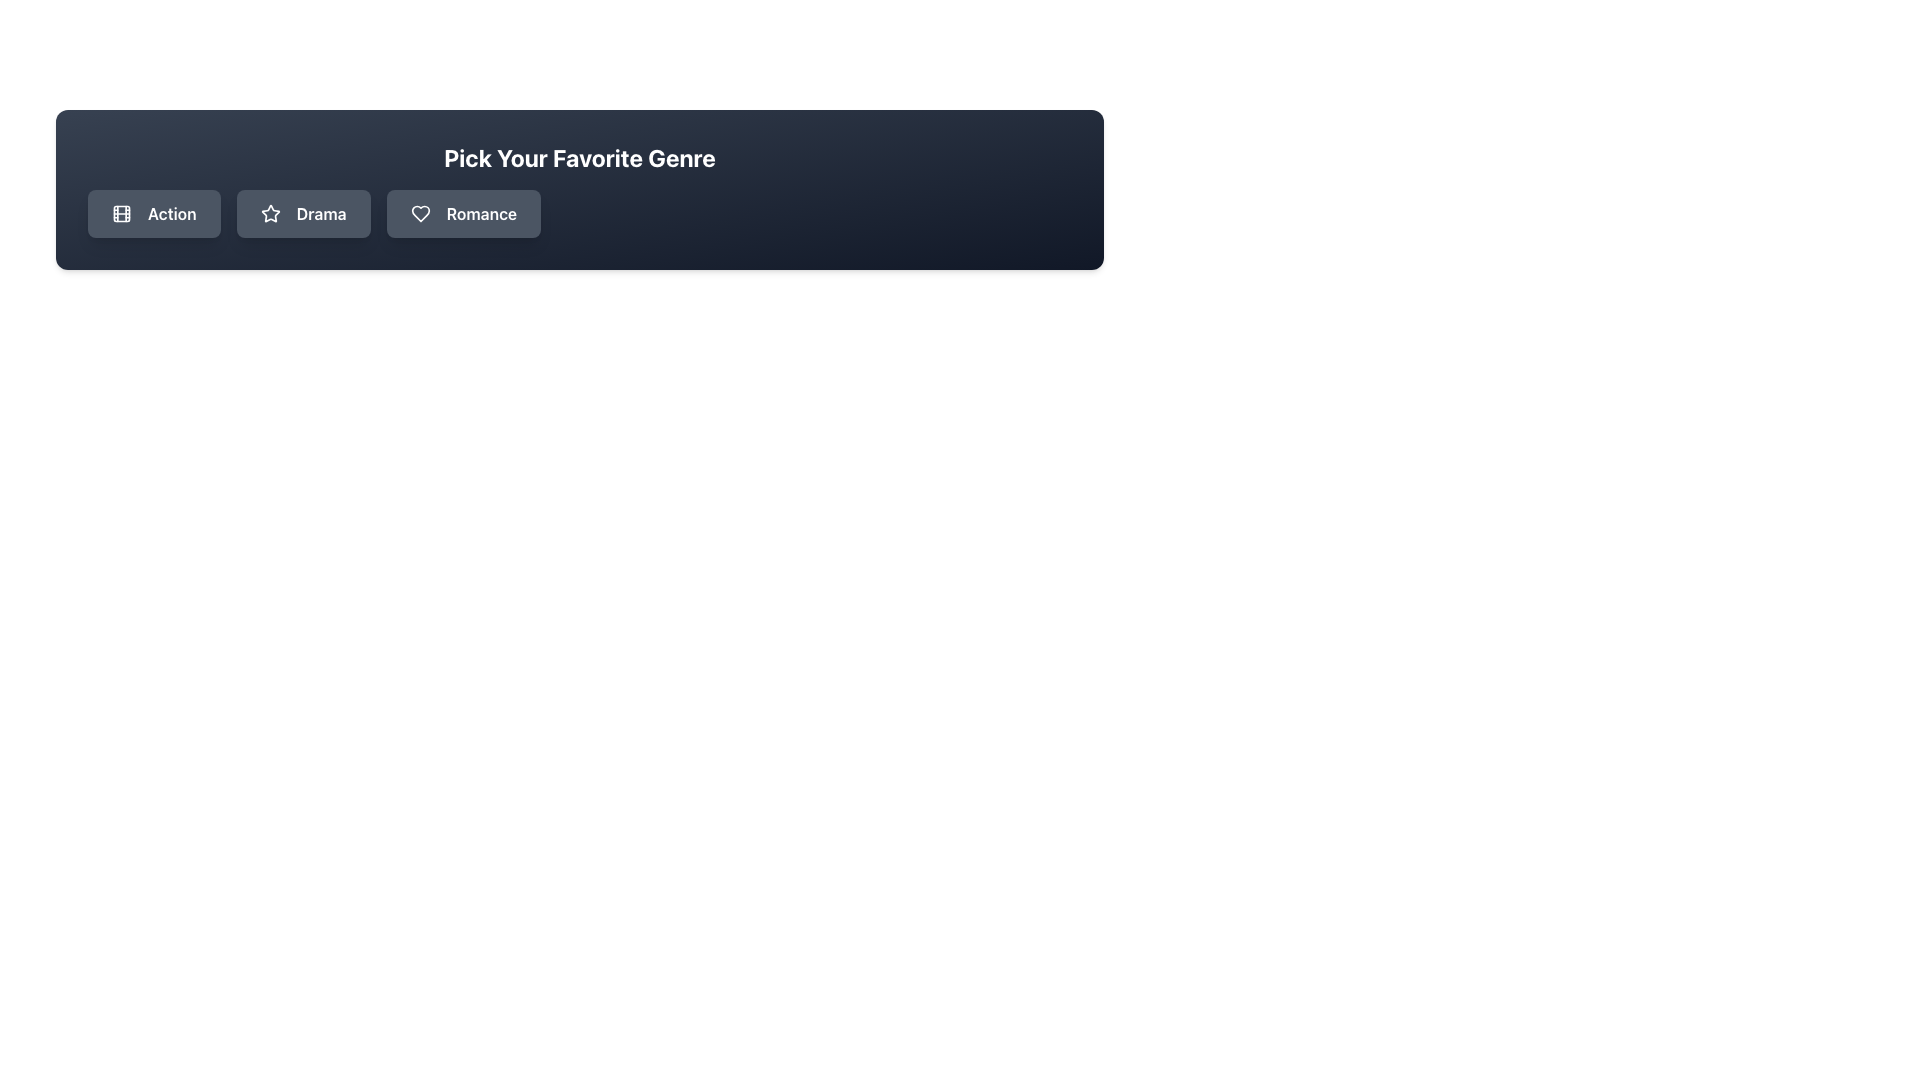 The image size is (1920, 1080). I want to click on the star-shaped icon located next to the label 'Drama' in the second button of three, styled with an outlined design and rounded edges, so click(269, 213).